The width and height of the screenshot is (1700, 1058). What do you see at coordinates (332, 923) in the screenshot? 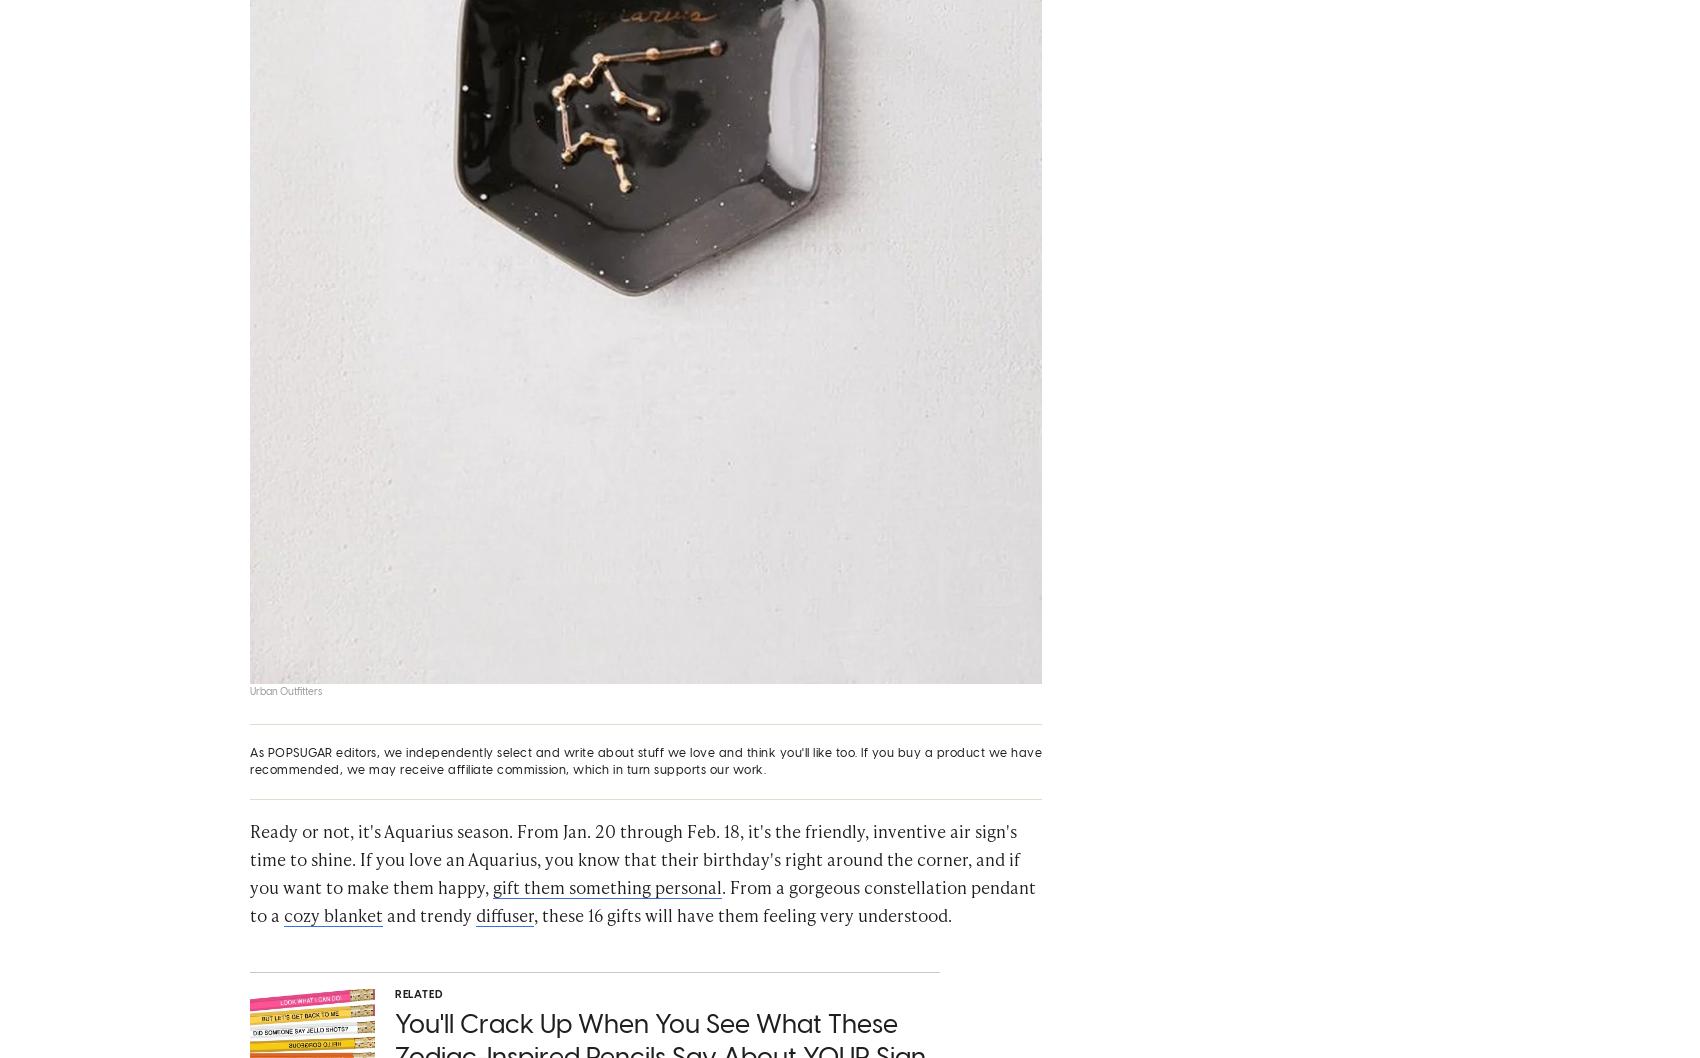
I see `'cozy blanket'` at bounding box center [332, 923].